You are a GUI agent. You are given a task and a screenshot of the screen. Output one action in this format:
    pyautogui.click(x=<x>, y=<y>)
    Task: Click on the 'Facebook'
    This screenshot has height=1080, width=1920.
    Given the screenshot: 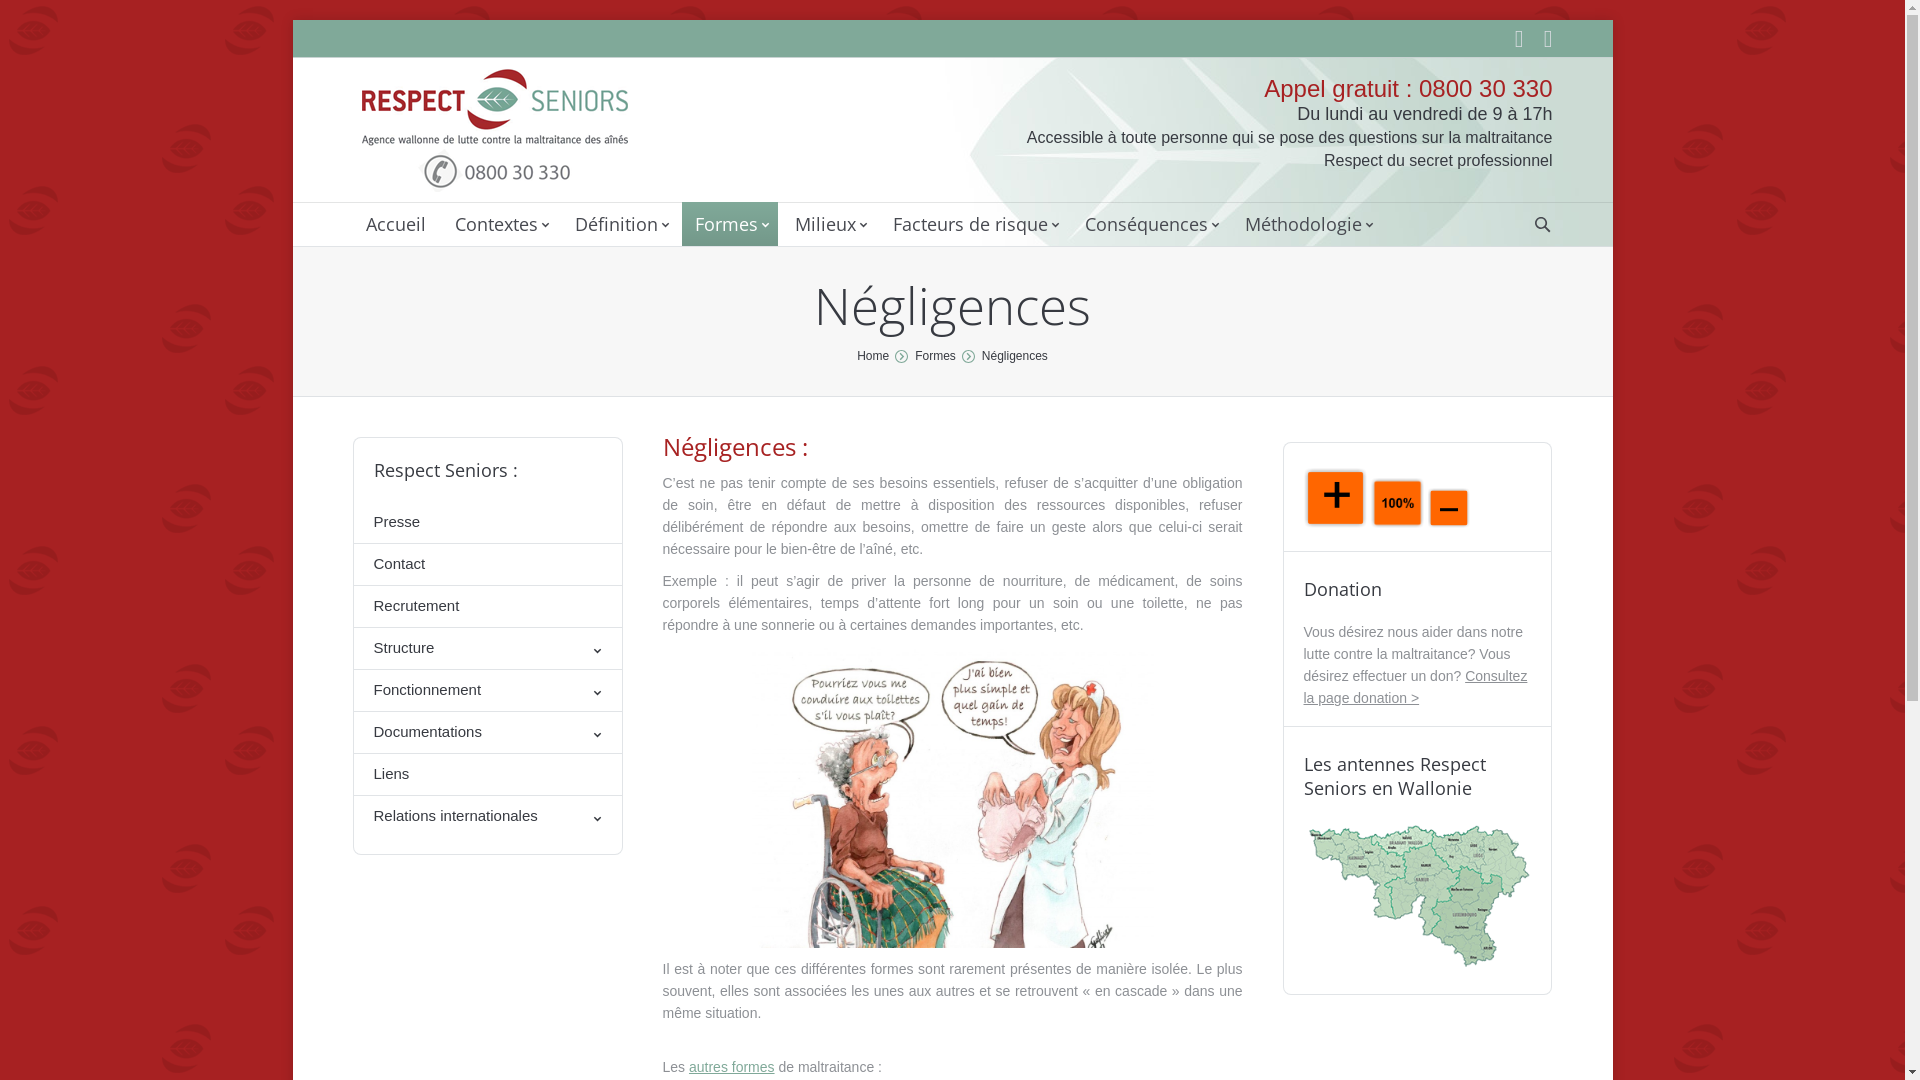 What is the action you would take?
    pyautogui.click(x=1526, y=39)
    